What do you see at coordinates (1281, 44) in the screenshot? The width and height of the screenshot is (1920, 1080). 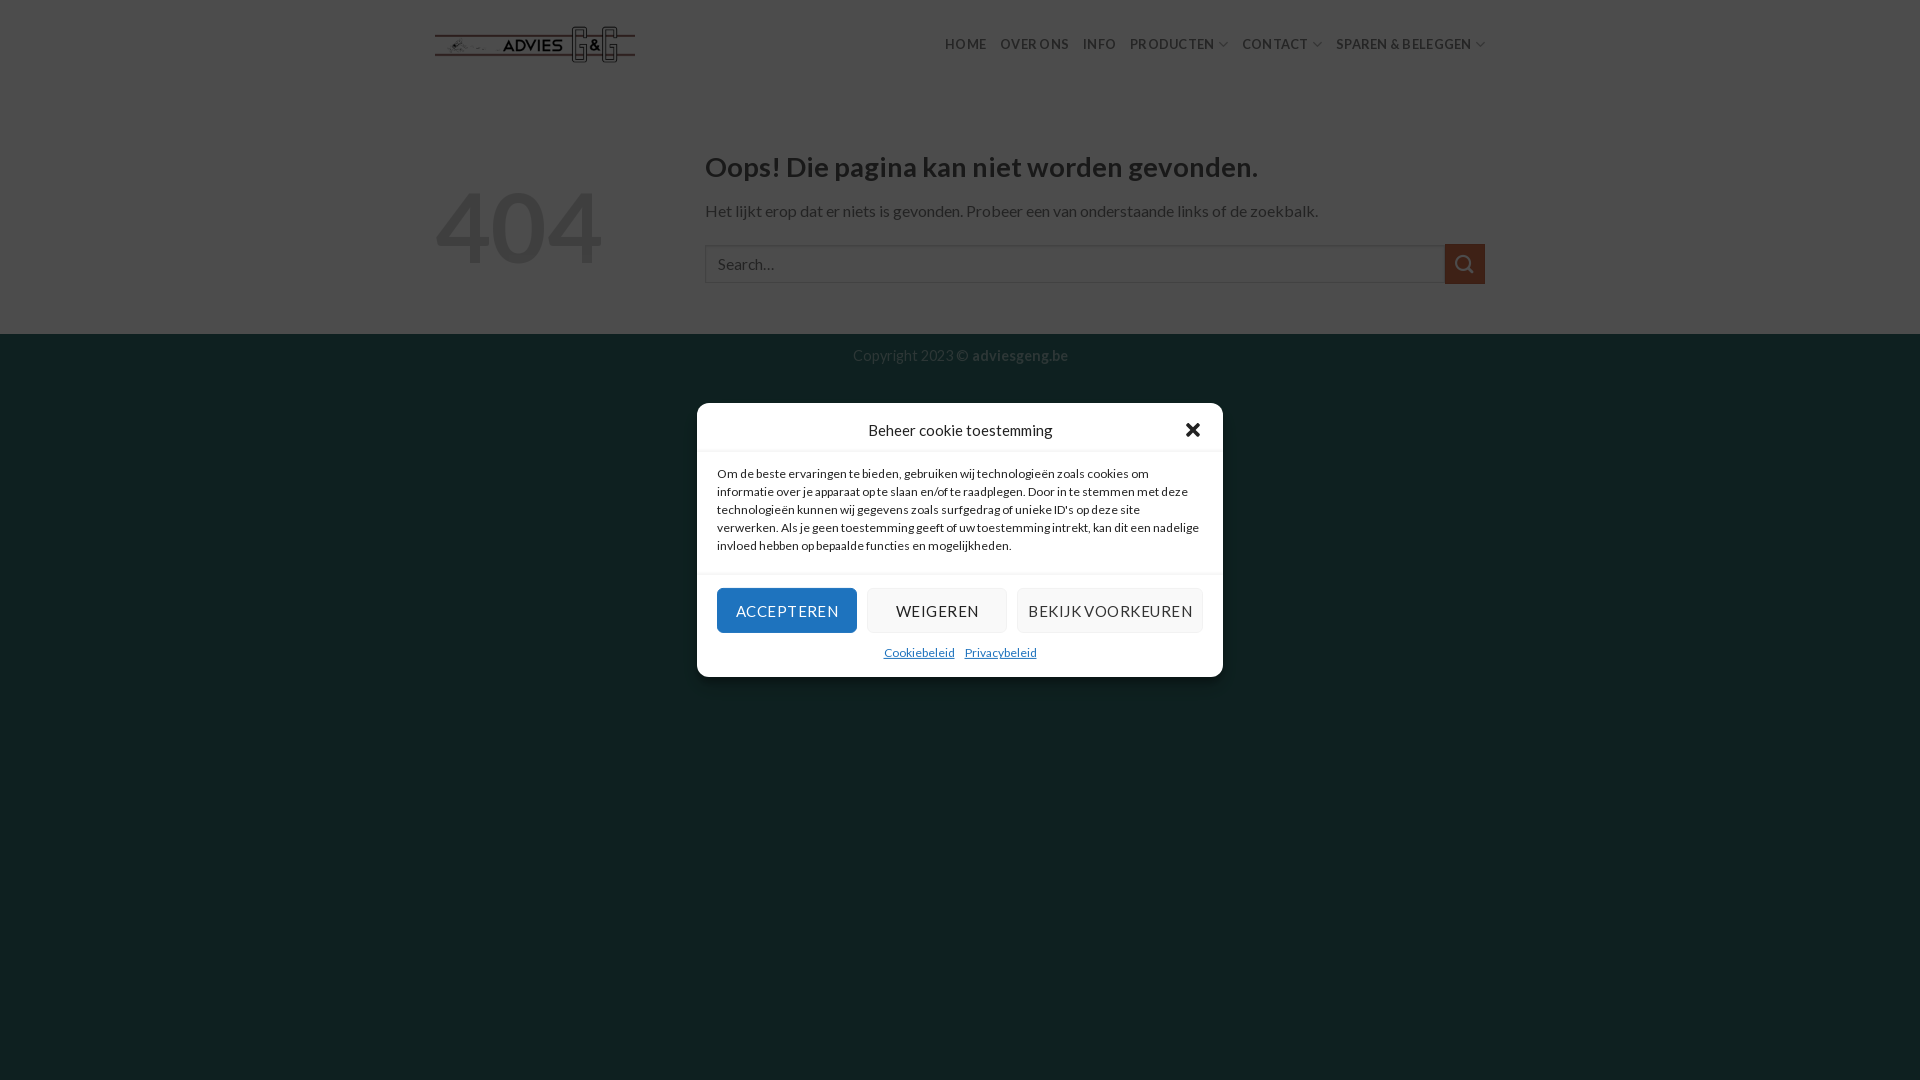 I see `'CONTACT'` at bounding box center [1281, 44].